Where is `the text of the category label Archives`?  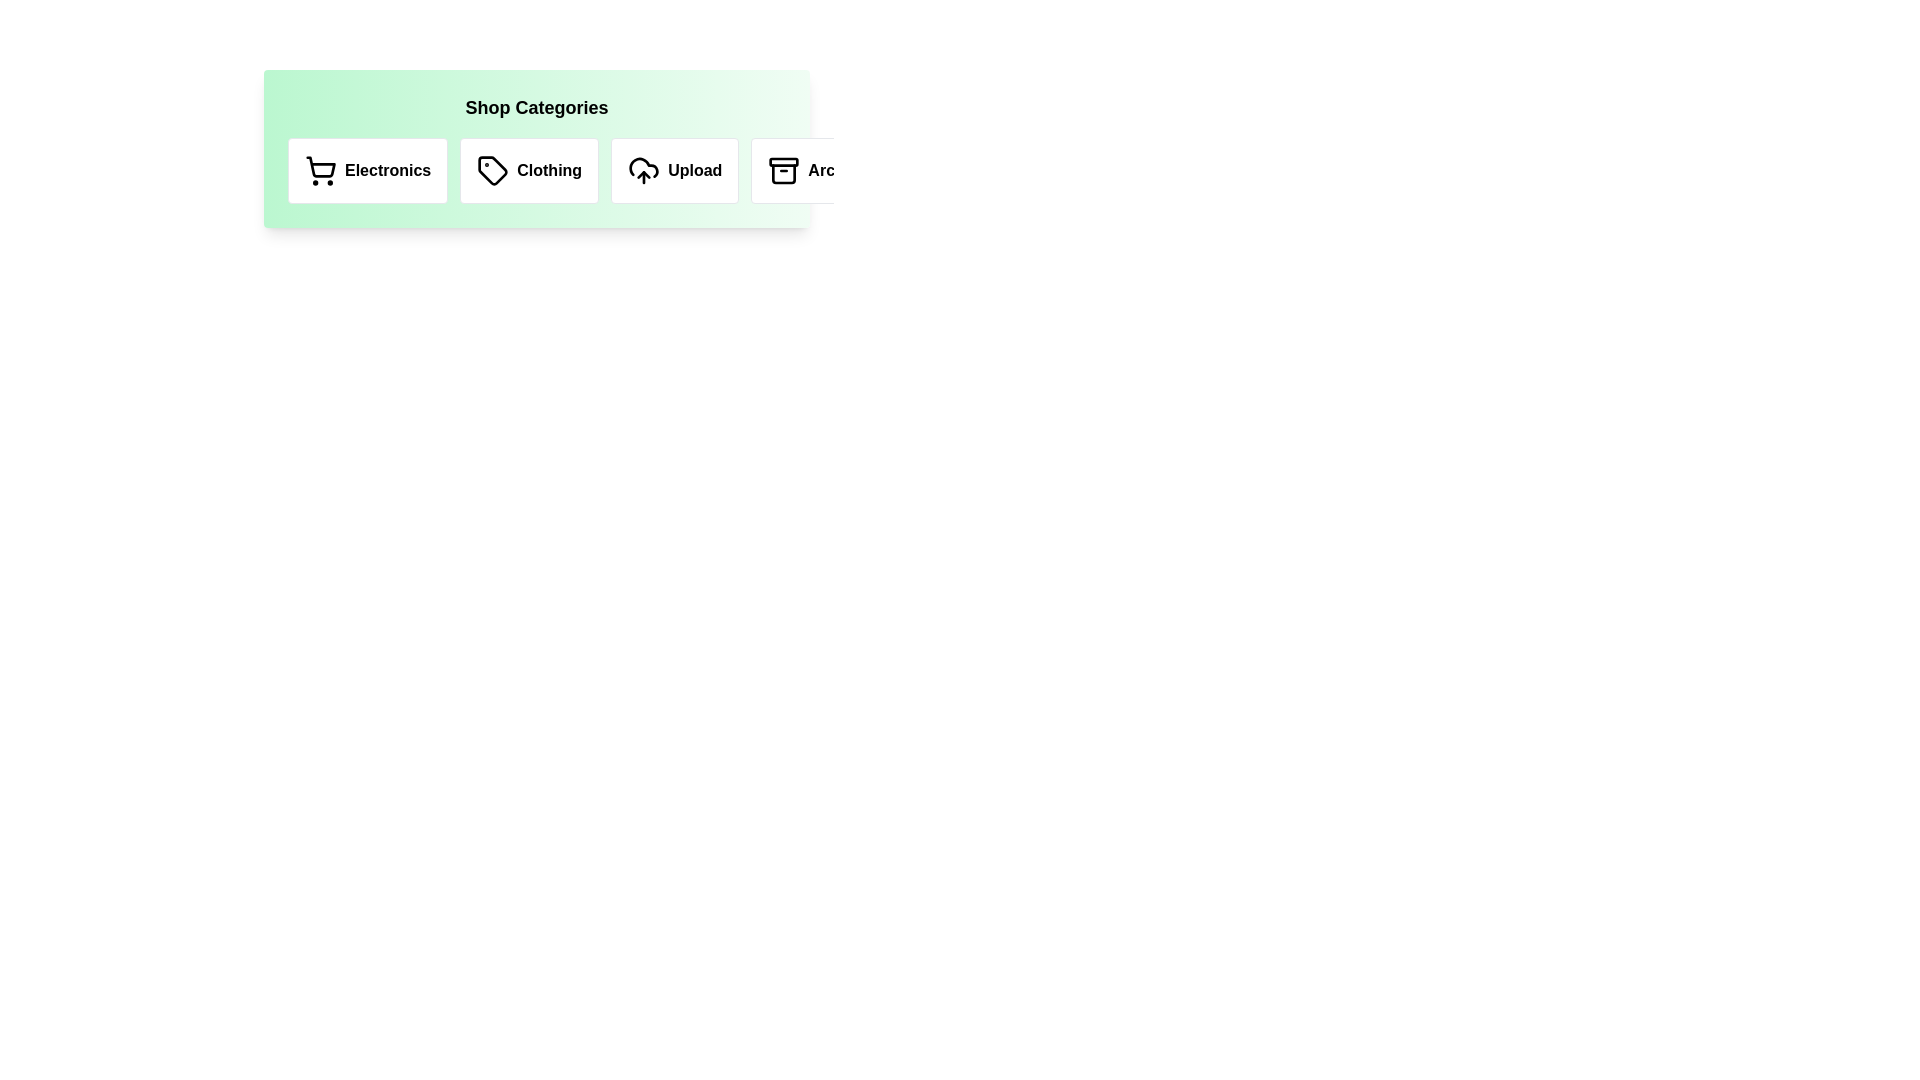
the text of the category label Archives is located at coordinates (821, 169).